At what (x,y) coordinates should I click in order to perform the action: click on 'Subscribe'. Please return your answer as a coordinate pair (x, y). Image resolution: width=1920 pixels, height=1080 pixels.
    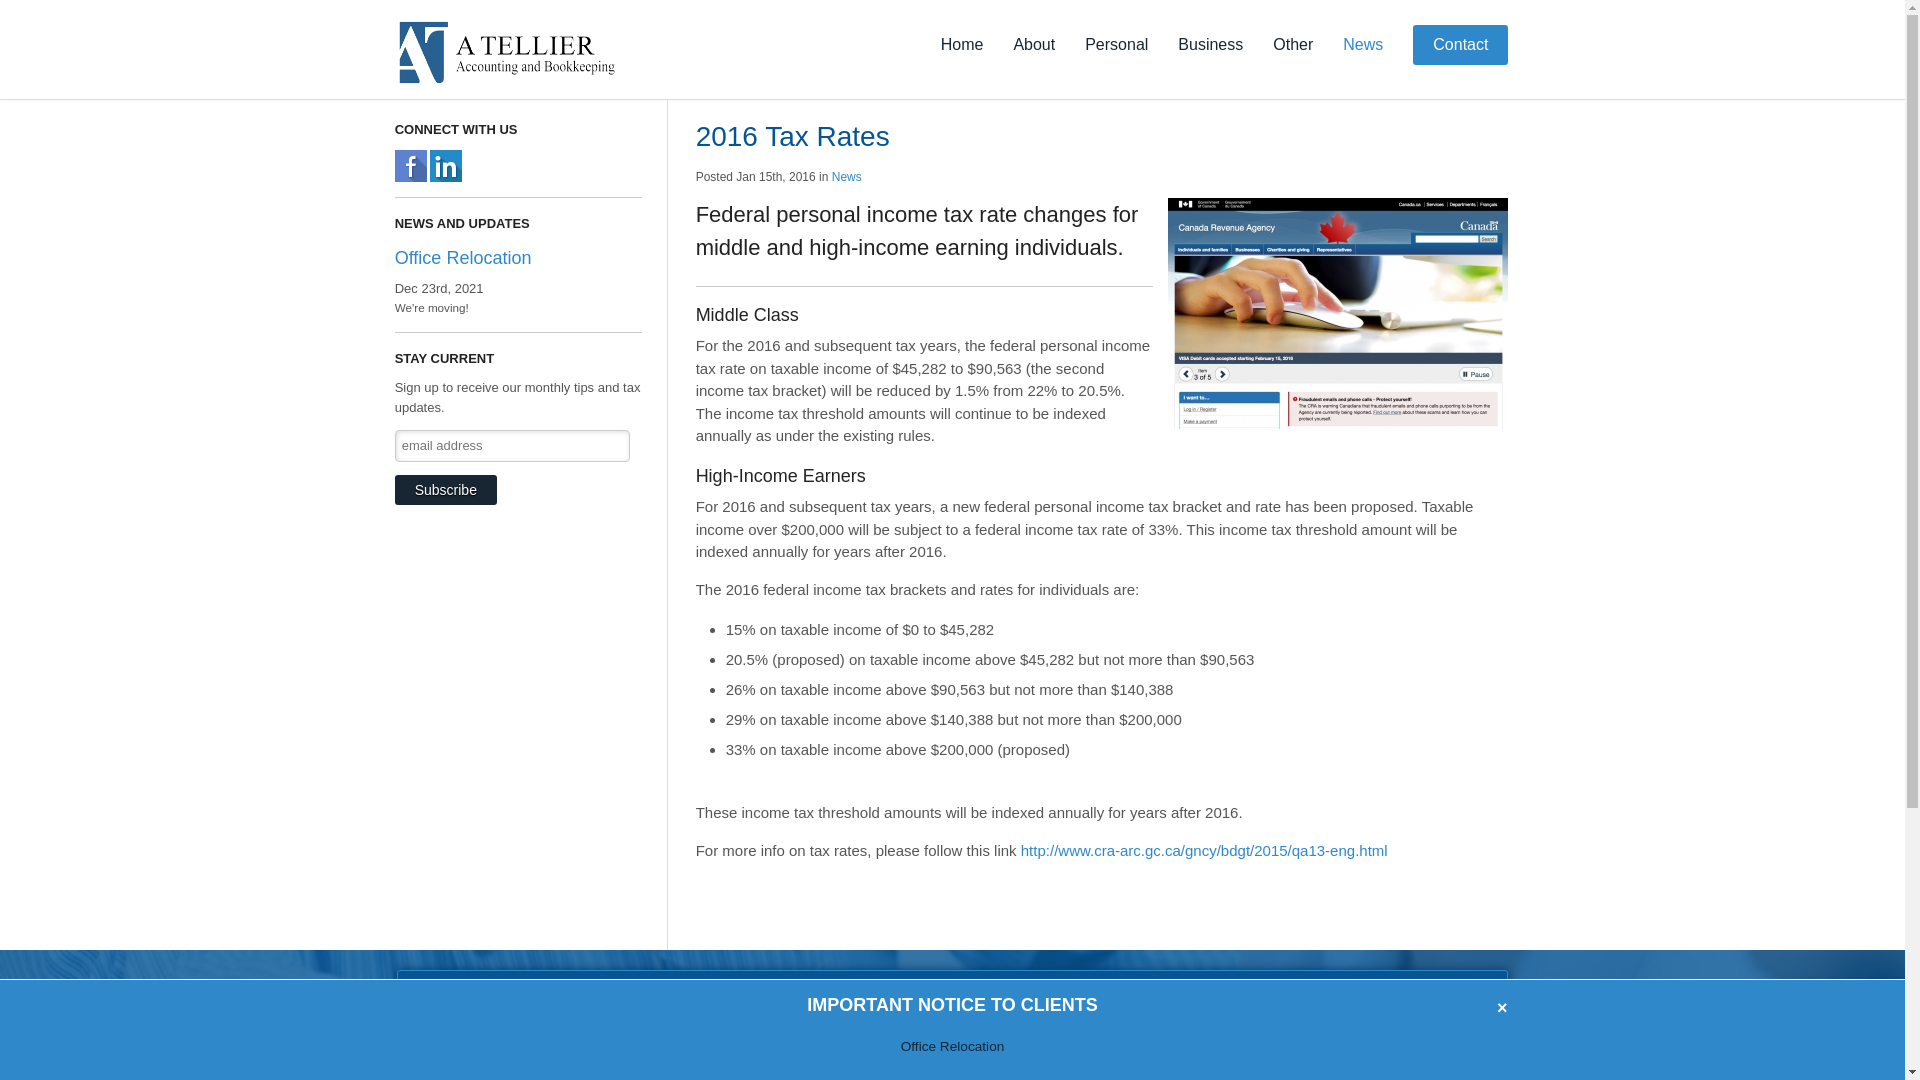
    Looking at the image, I should click on (445, 489).